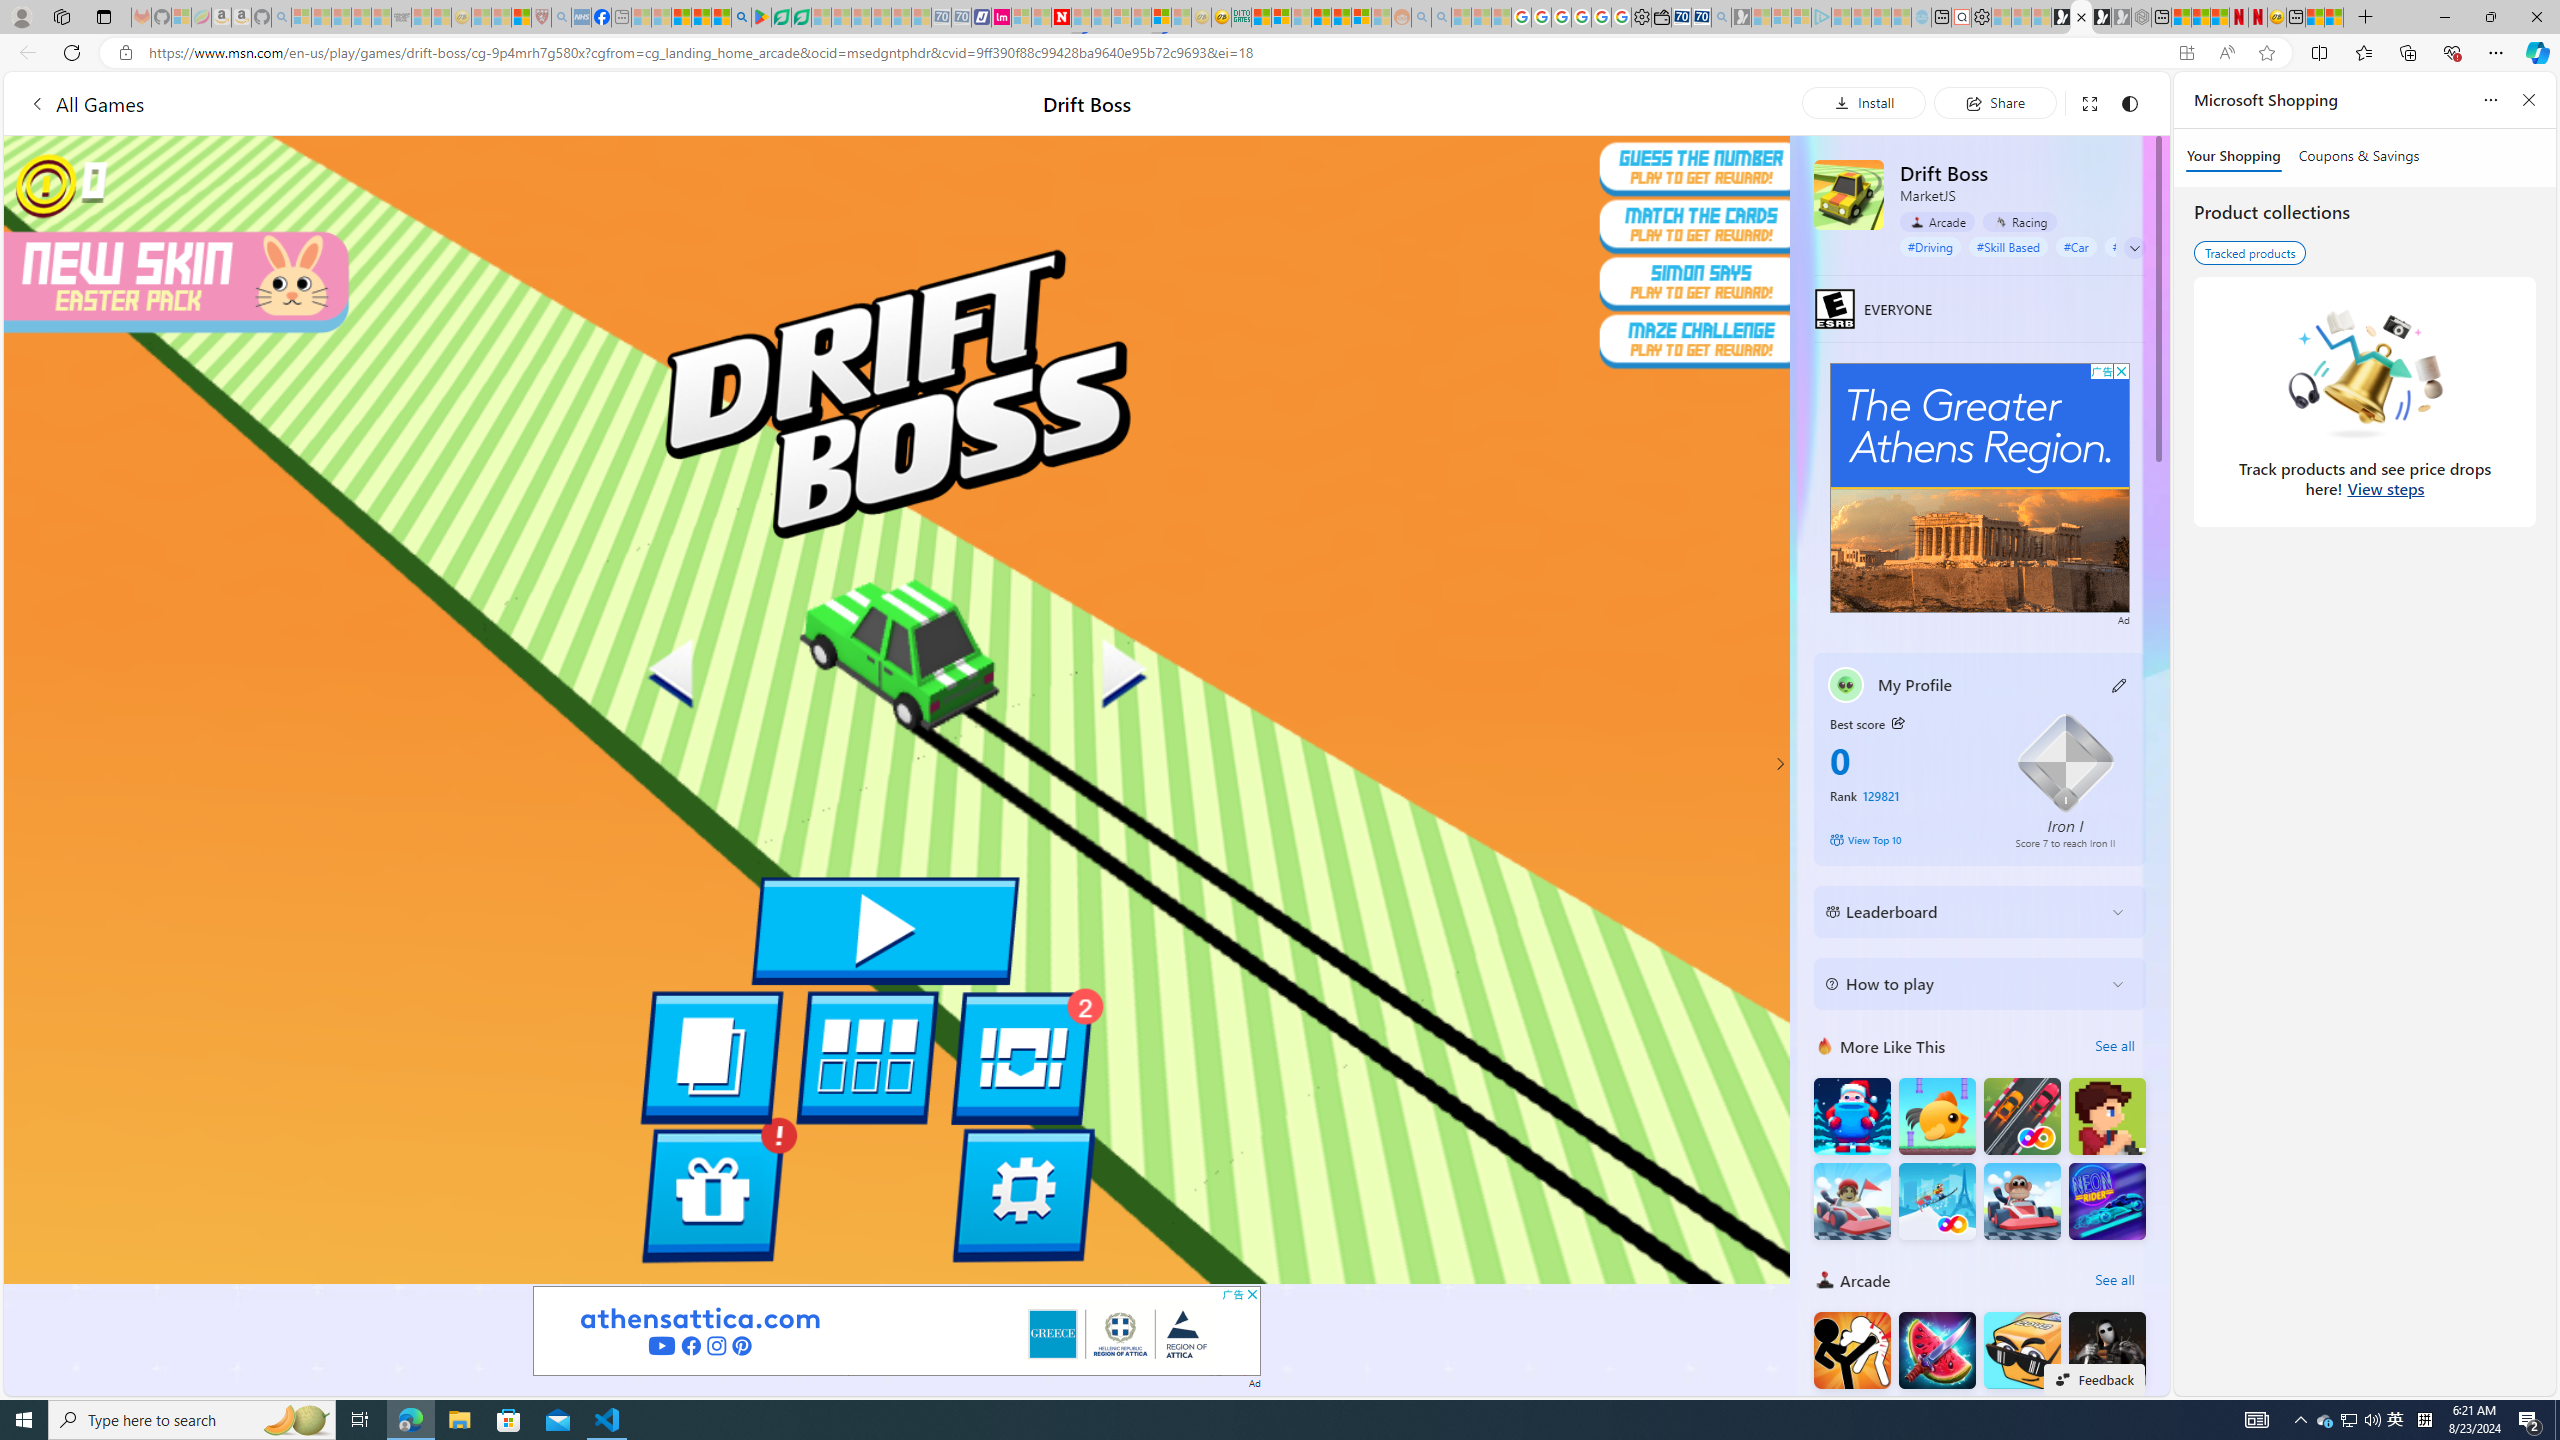  Describe the element at coordinates (1936, 221) in the screenshot. I see `'Arcade'` at that location.